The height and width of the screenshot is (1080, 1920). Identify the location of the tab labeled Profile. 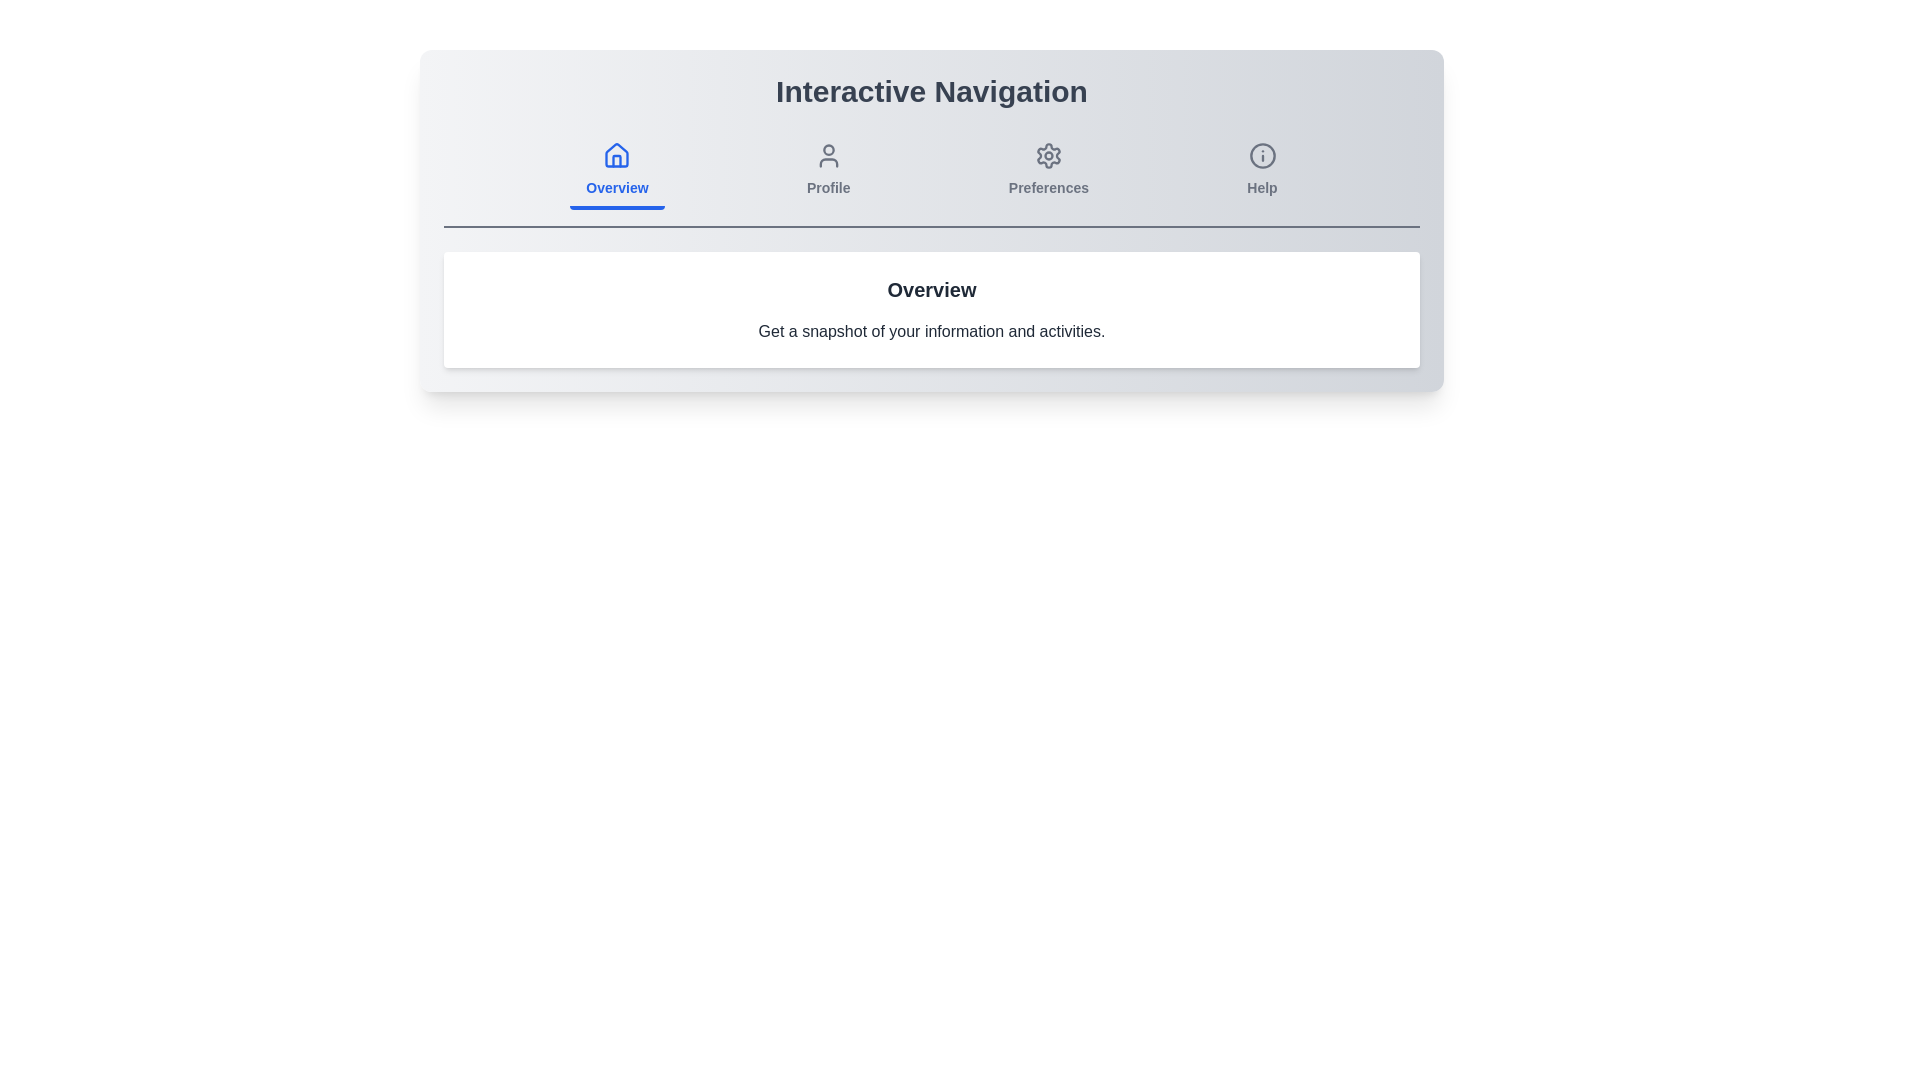
(829, 171).